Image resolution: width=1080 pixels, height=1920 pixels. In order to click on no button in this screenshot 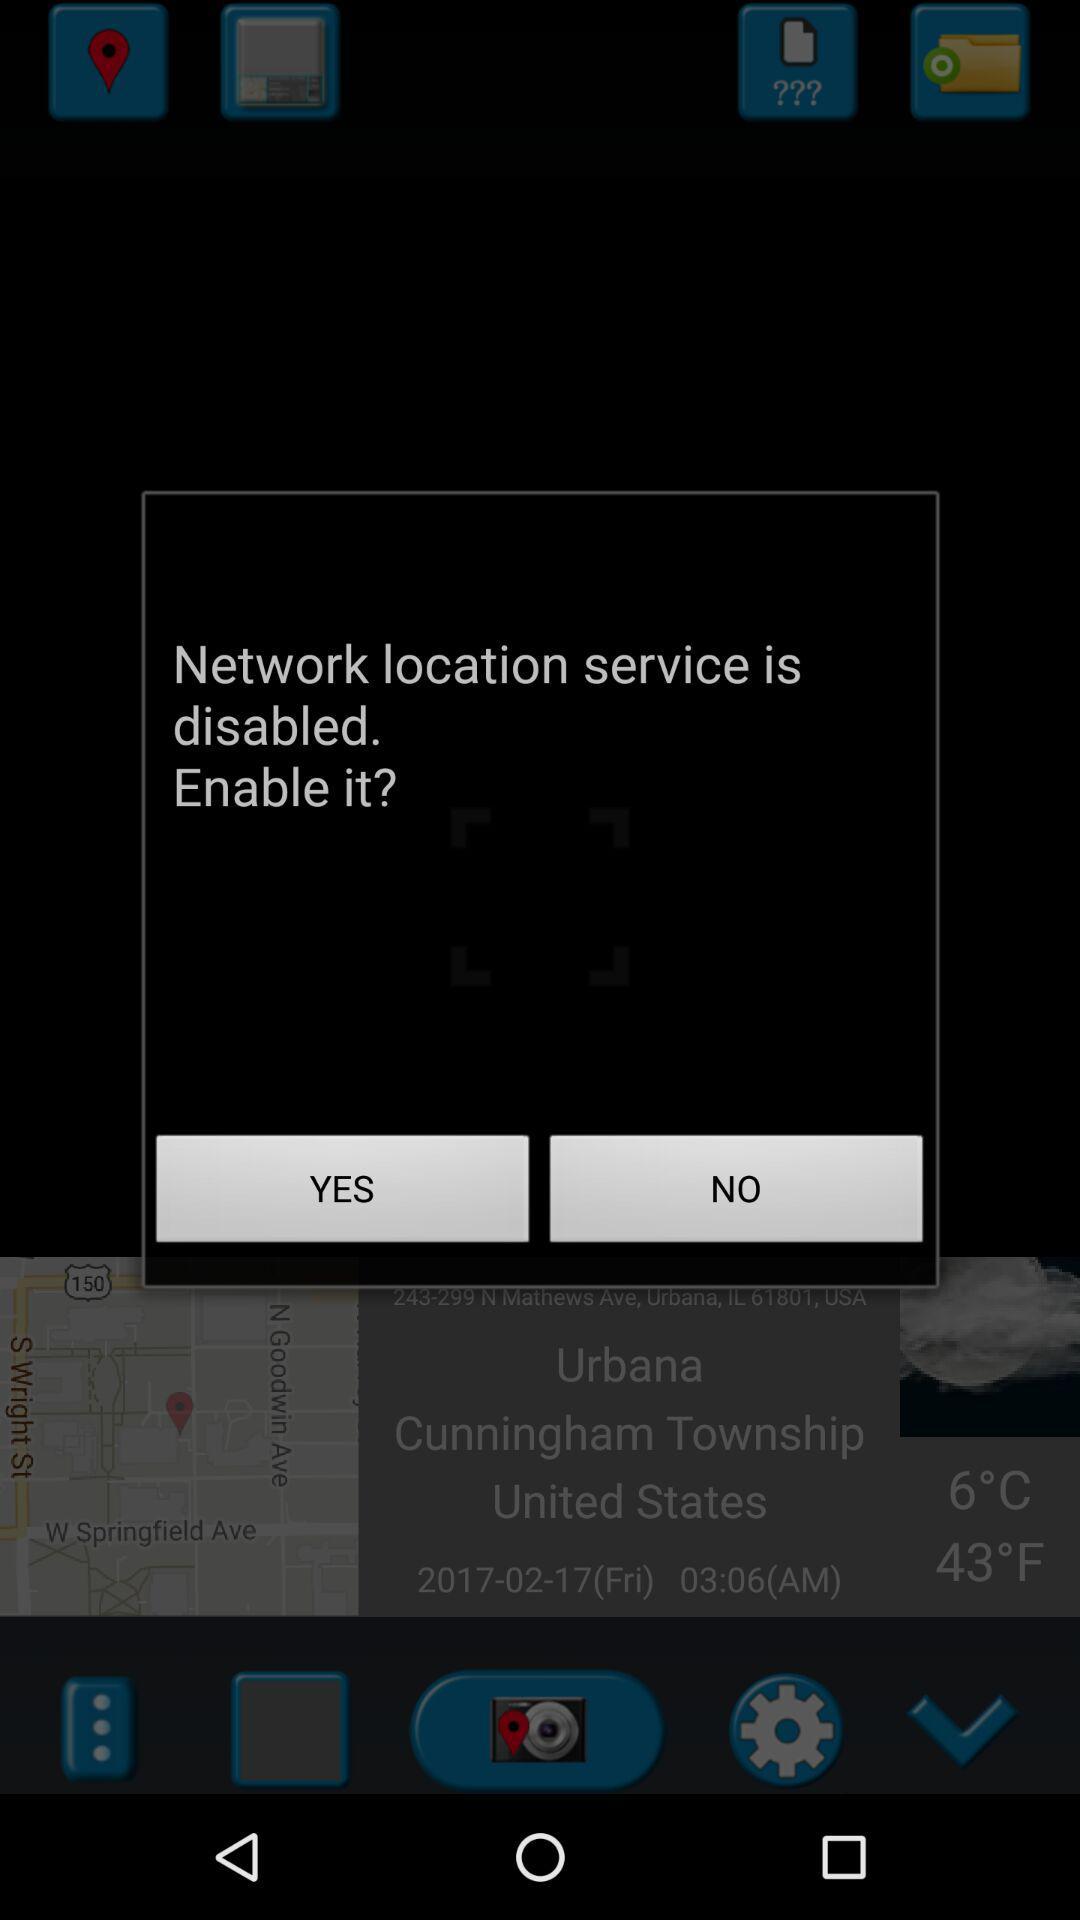, I will do `click(736, 1194)`.